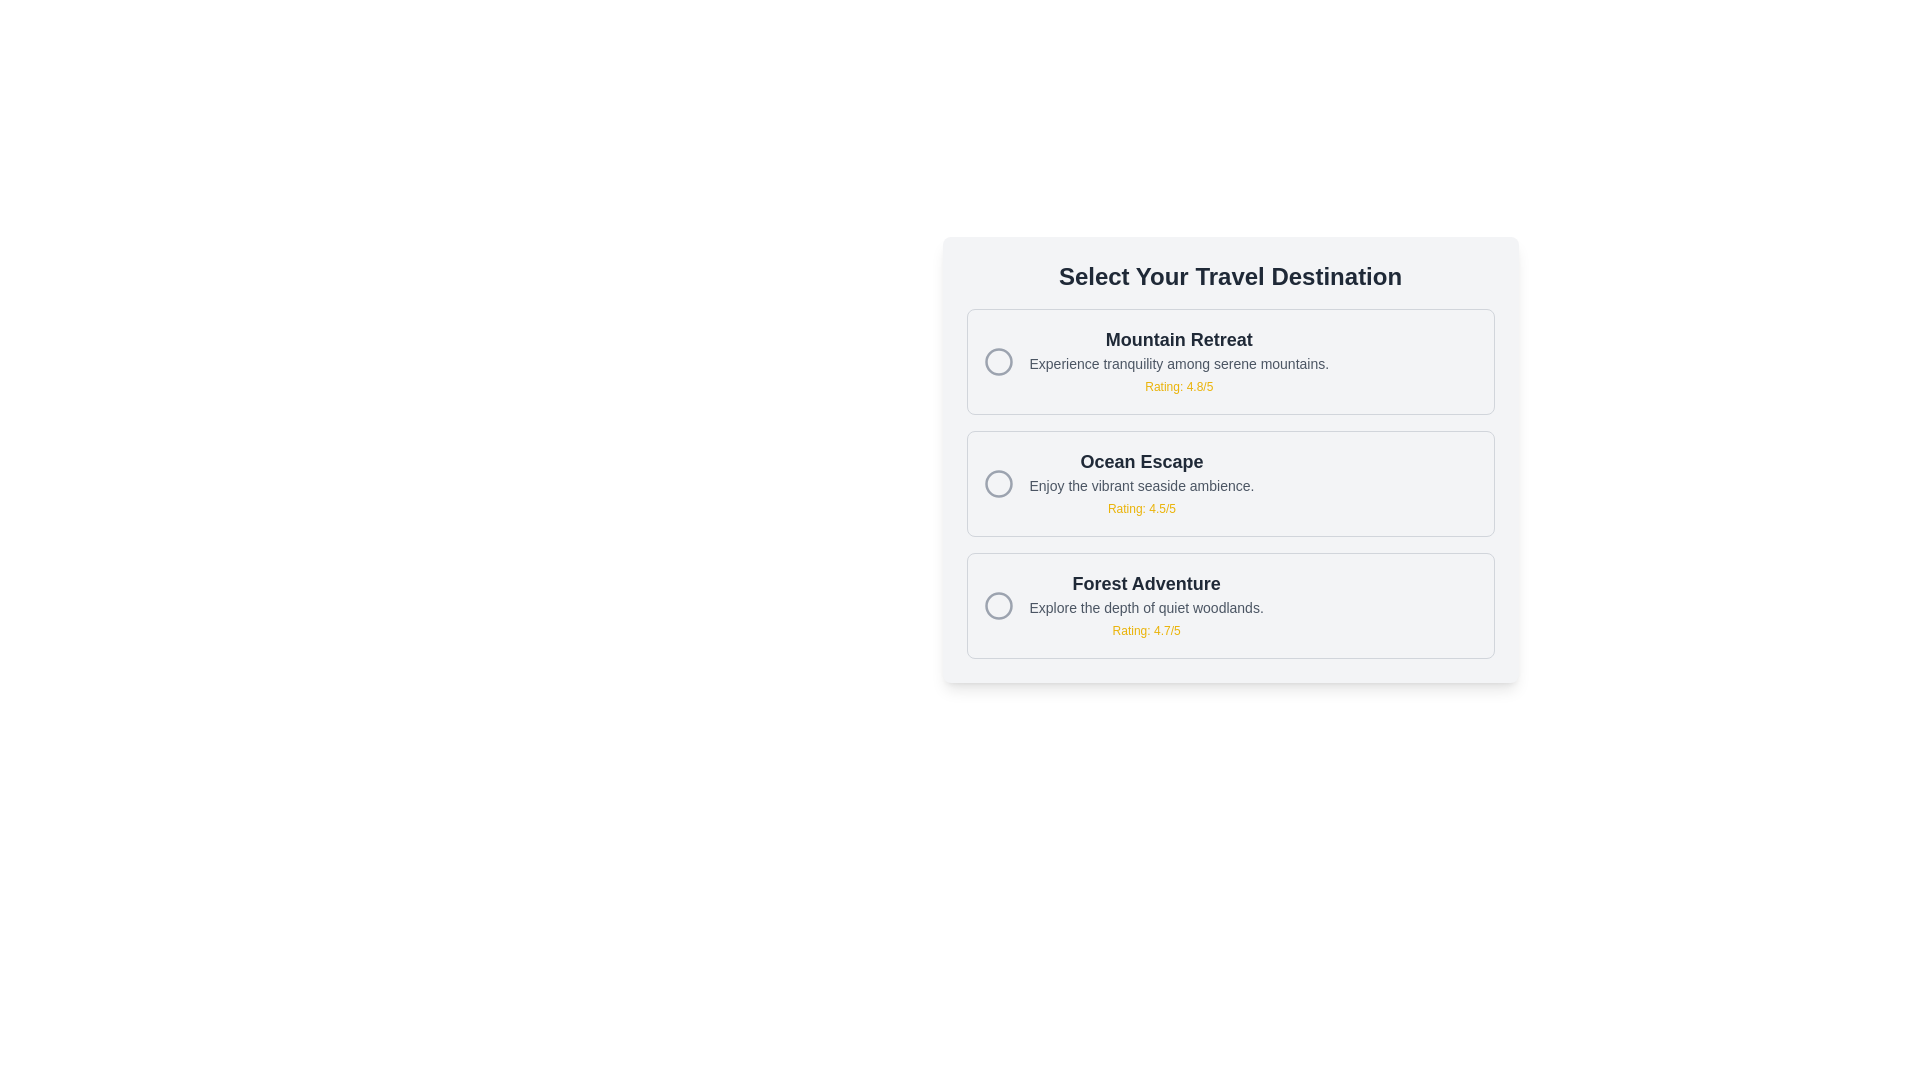 This screenshot has height=1080, width=1920. Describe the element at coordinates (1229, 483) in the screenshot. I see `descriptions or ratings of each card in the vertical list of selectable travel destinations located below the 'Select Your Travel Destination' header` at that location.